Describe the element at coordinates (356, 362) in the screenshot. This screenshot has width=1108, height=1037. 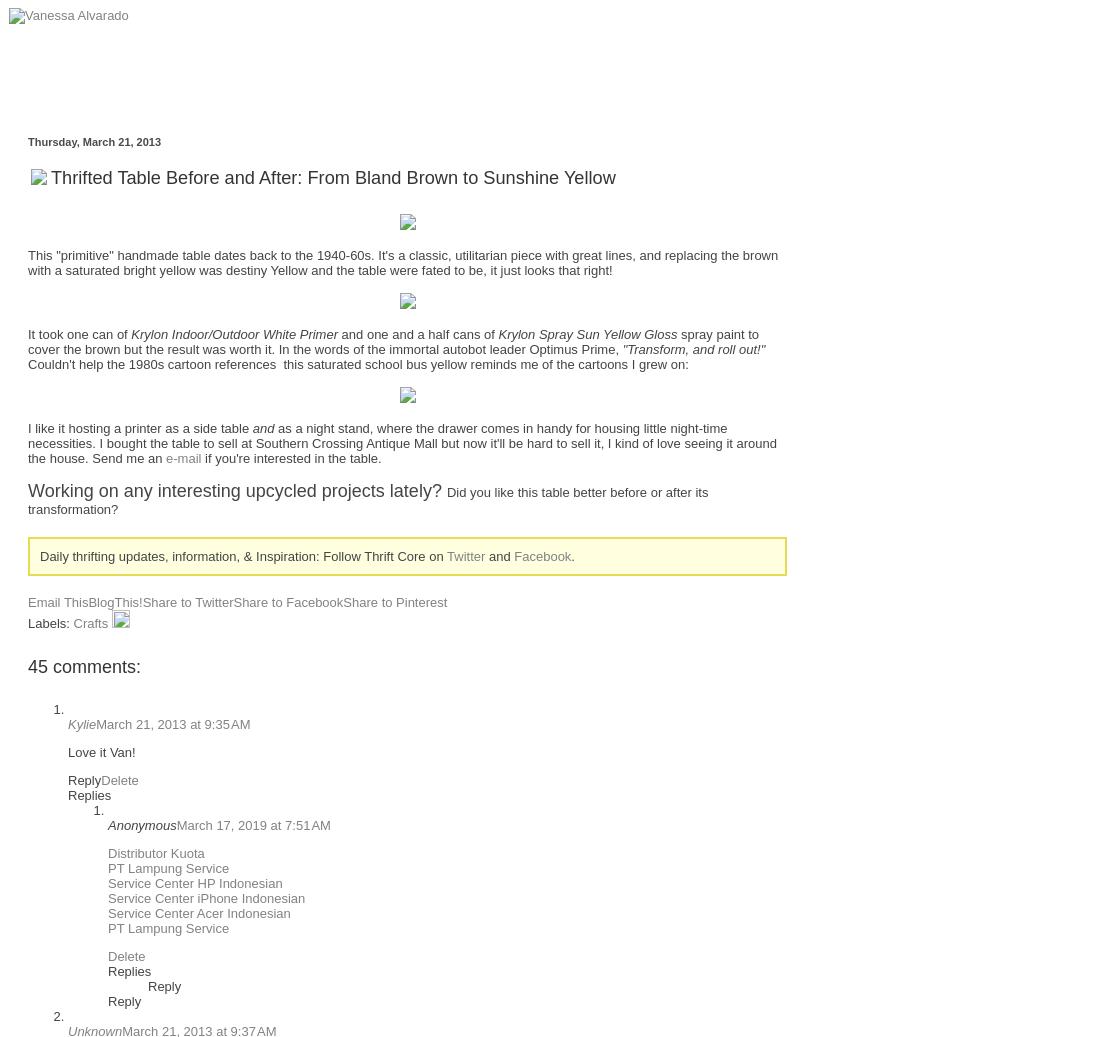
I see `'Couldn't help the 1980s cartoon references  this saturated school bus yellow reminds me of the cartoons I grew on:'` at that location.